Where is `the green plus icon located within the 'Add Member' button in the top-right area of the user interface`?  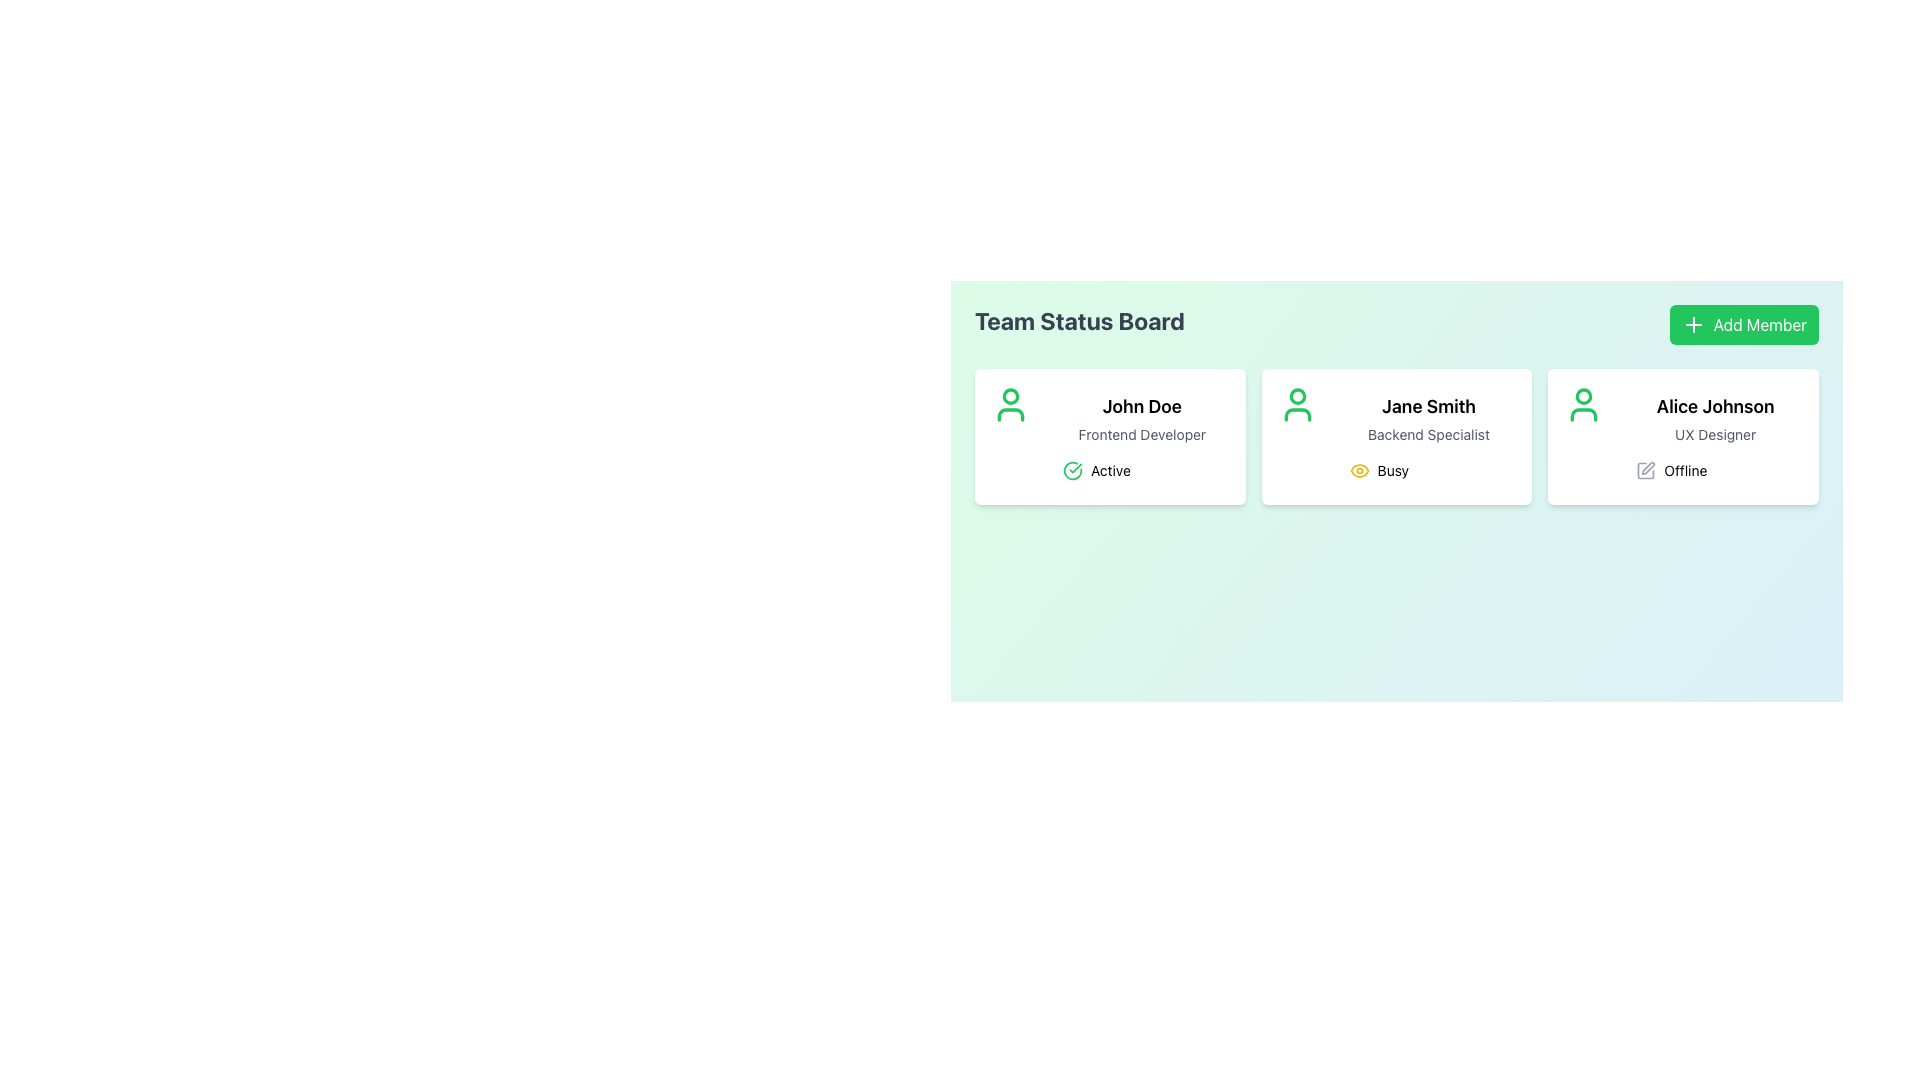 the green plus icon located within the 'Add Member' button in the top-right area of the user interface is located at coordinates (1692, 323).